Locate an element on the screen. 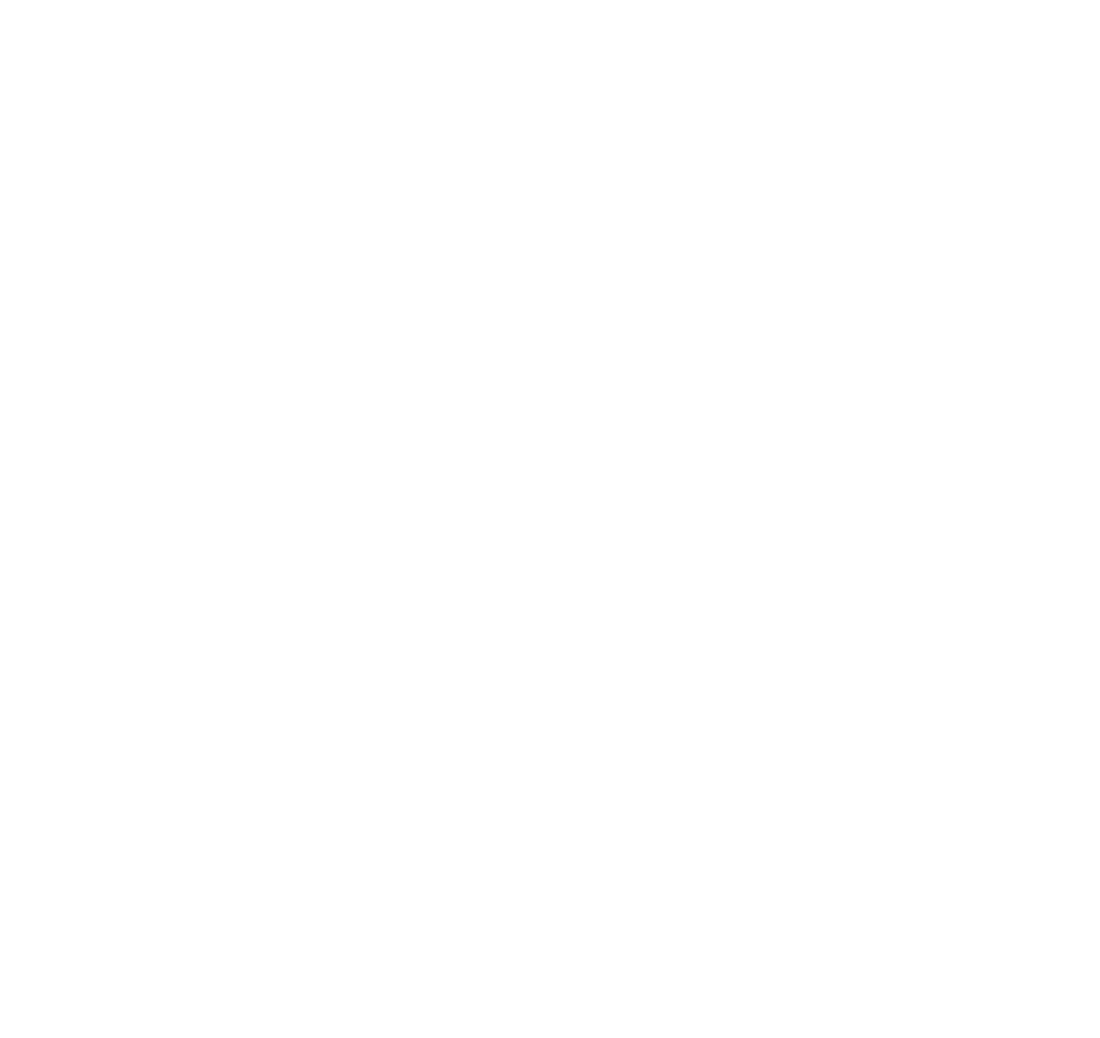 This screenshot has width=1100, height=1038. 'Functionality – IOPSYS uses these cookies so that we recognize you on our website and remember your previously selected preferences. These could include what language you prefer and location you are in' is located at coordinates (518, 831).